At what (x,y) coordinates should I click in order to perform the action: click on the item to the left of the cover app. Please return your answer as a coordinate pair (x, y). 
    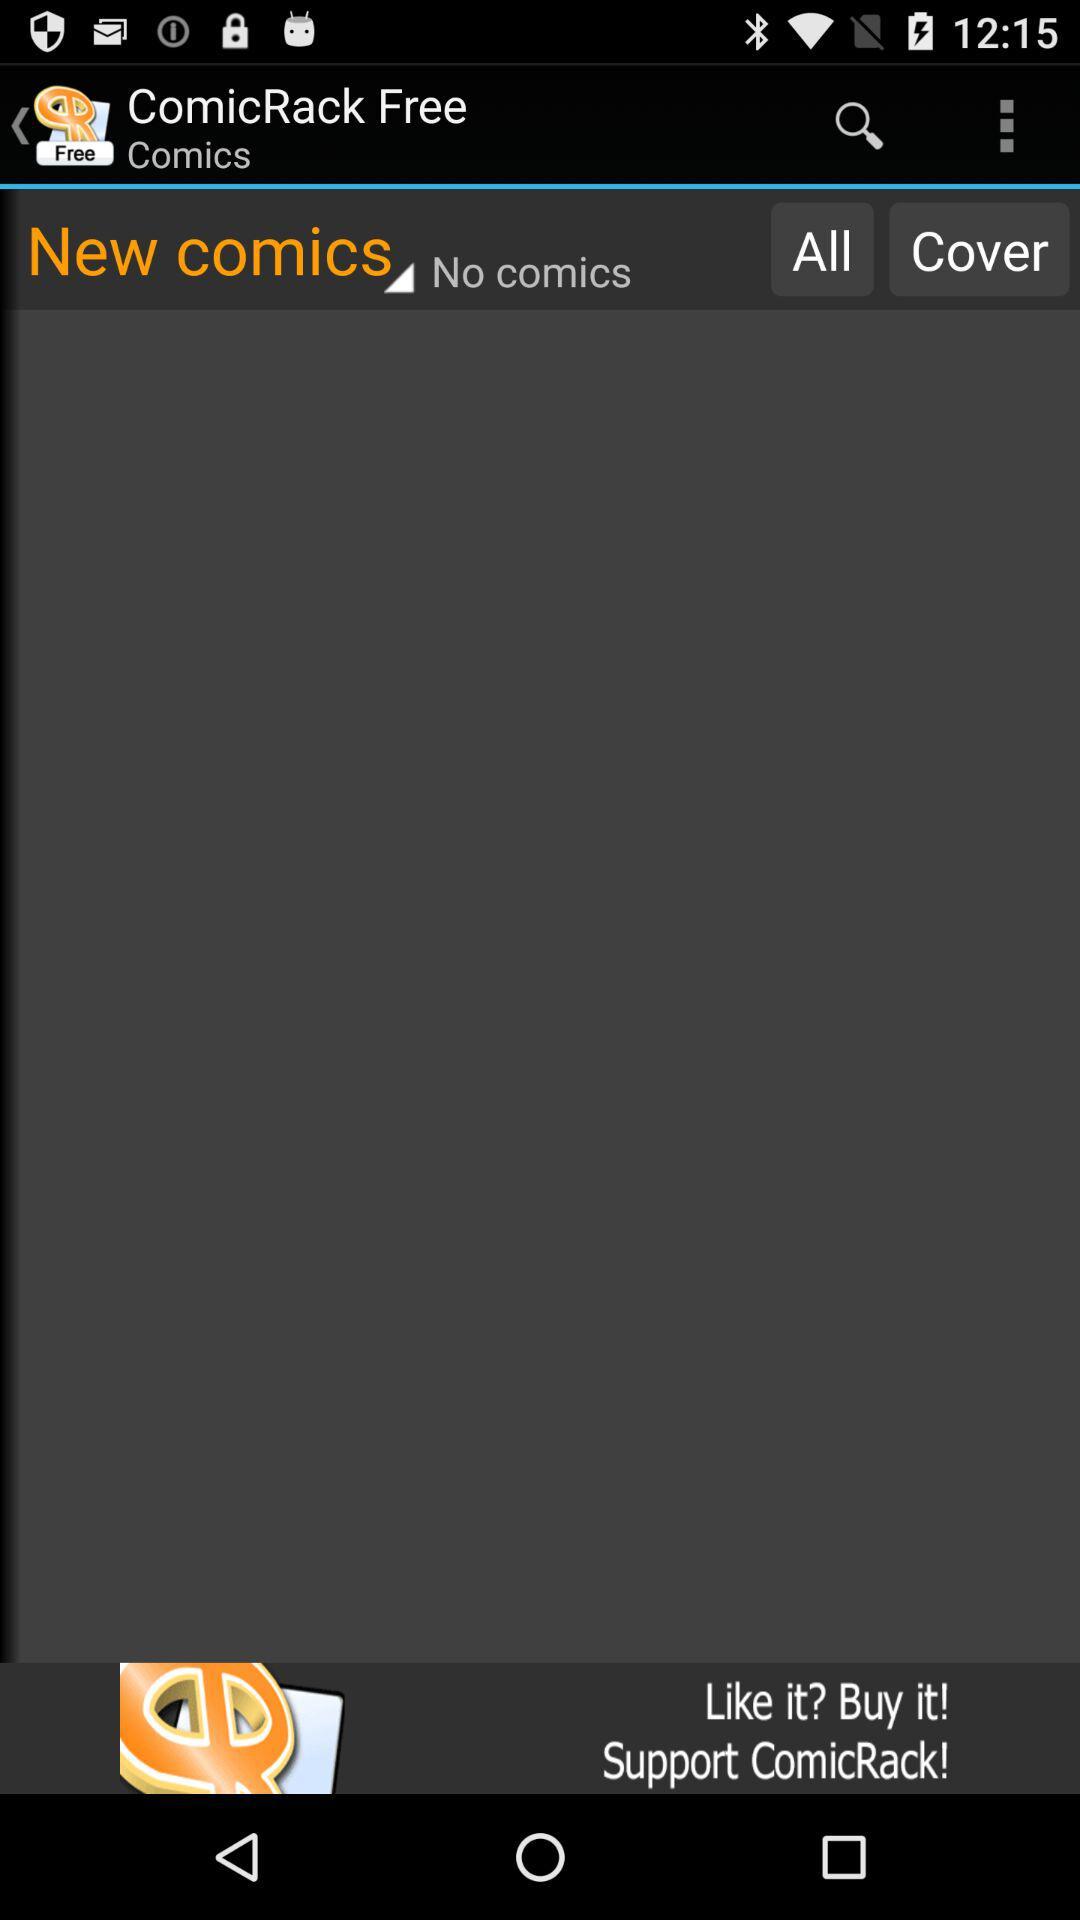
    Looking at the image, I should click on (822, 248).